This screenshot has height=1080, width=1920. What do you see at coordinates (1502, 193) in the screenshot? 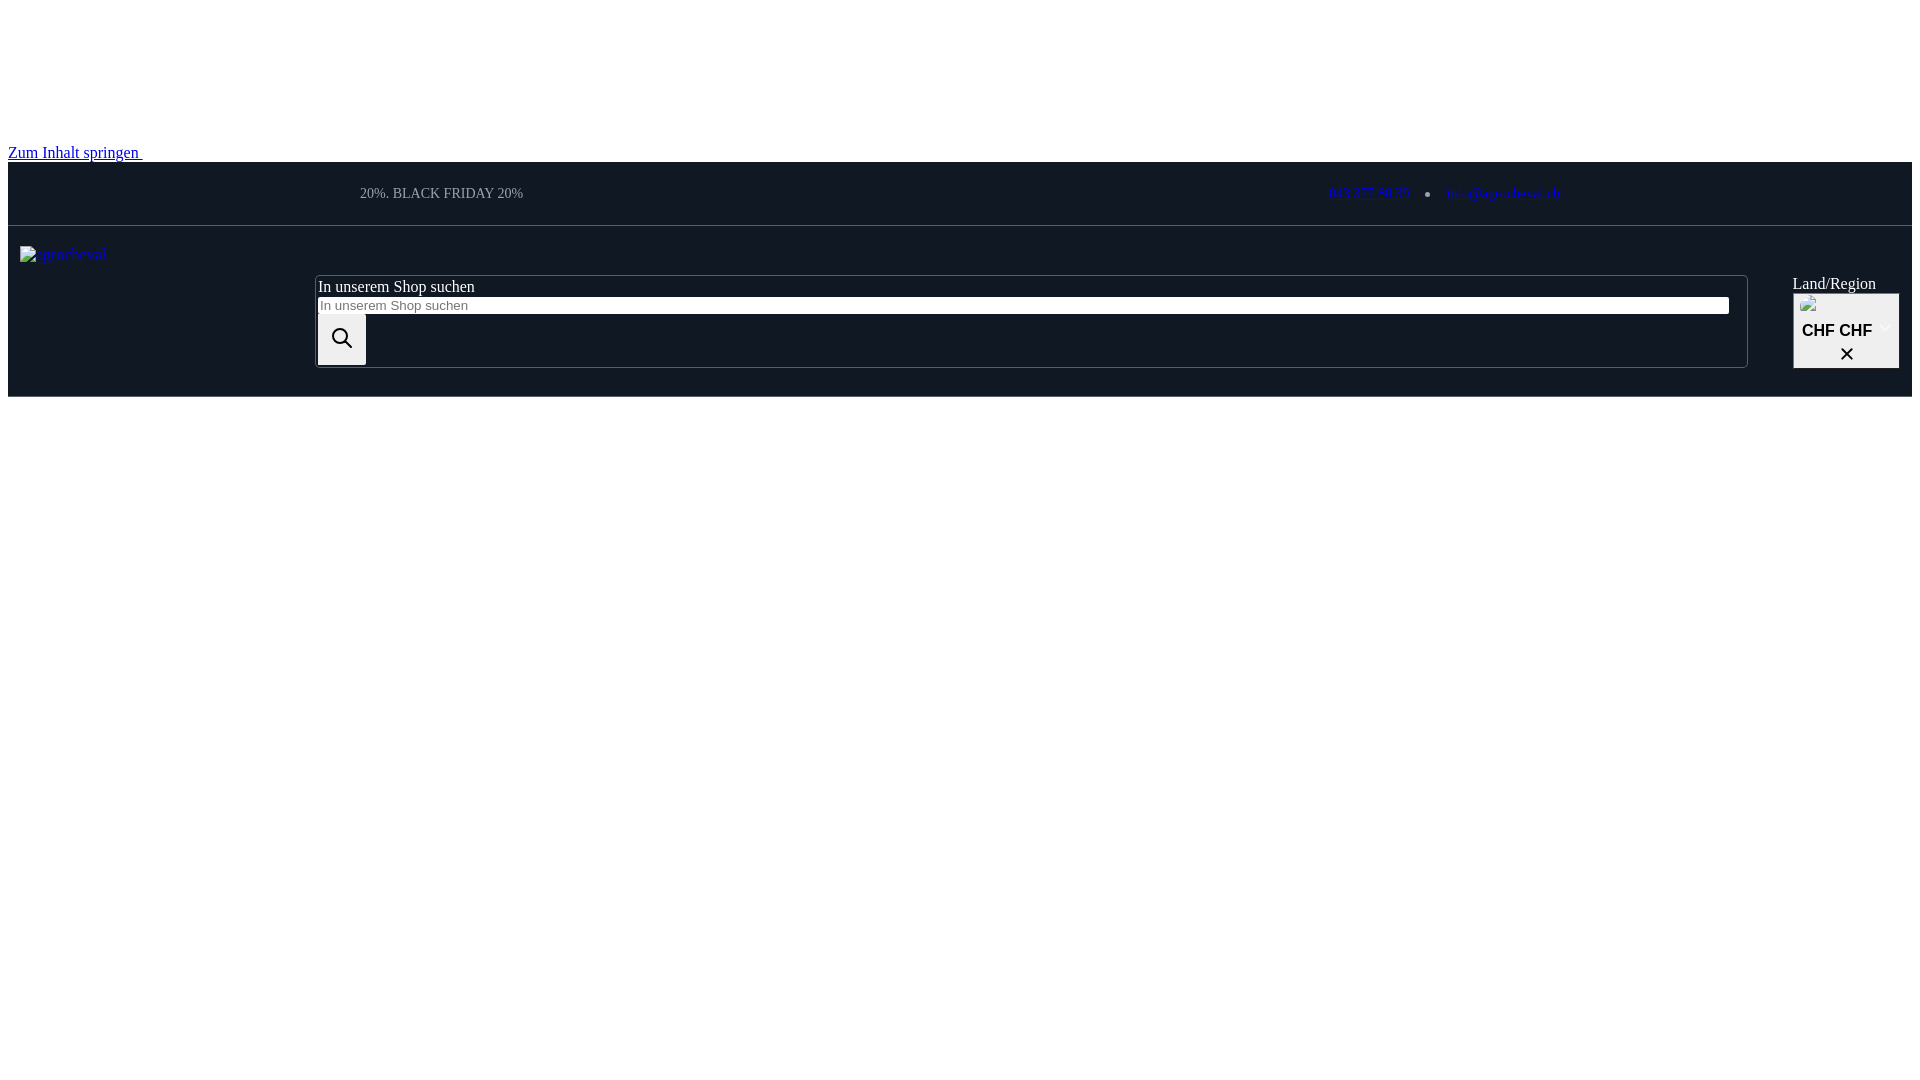
I see `'info@agrocheval.ch'` at bounding box center [1502, 193].